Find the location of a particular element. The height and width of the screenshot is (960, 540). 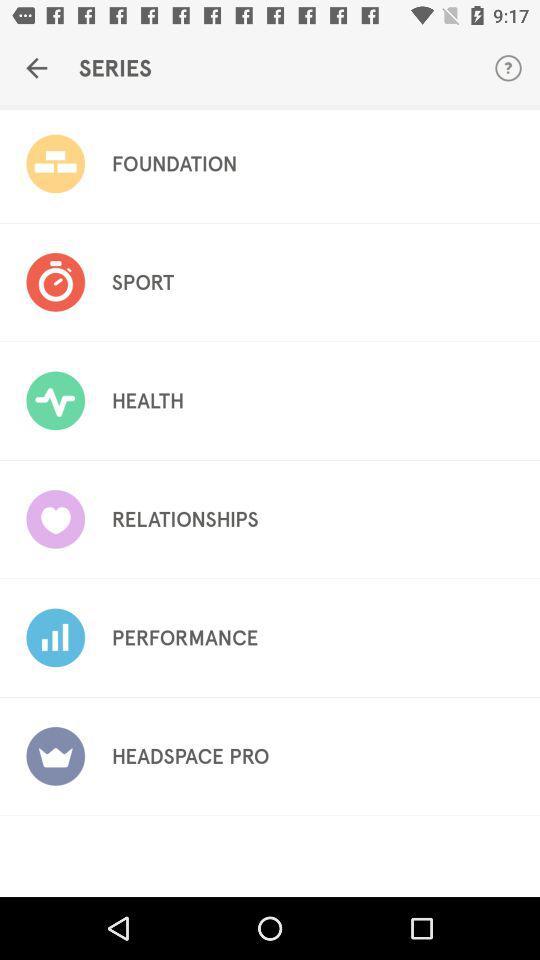

the item next to the series is located at coordinates (36, 68).